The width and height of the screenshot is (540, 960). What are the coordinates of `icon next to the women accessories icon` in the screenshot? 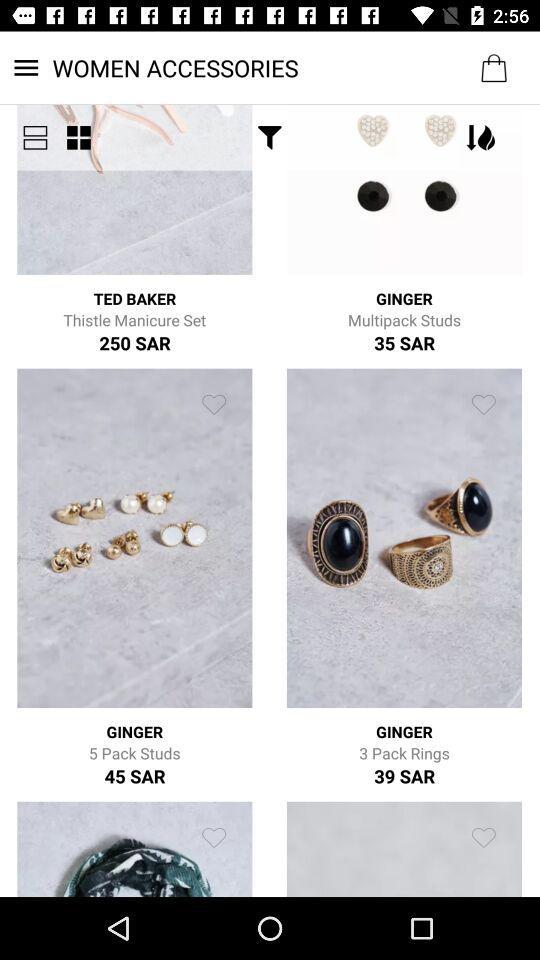 It's located at (35, 136).